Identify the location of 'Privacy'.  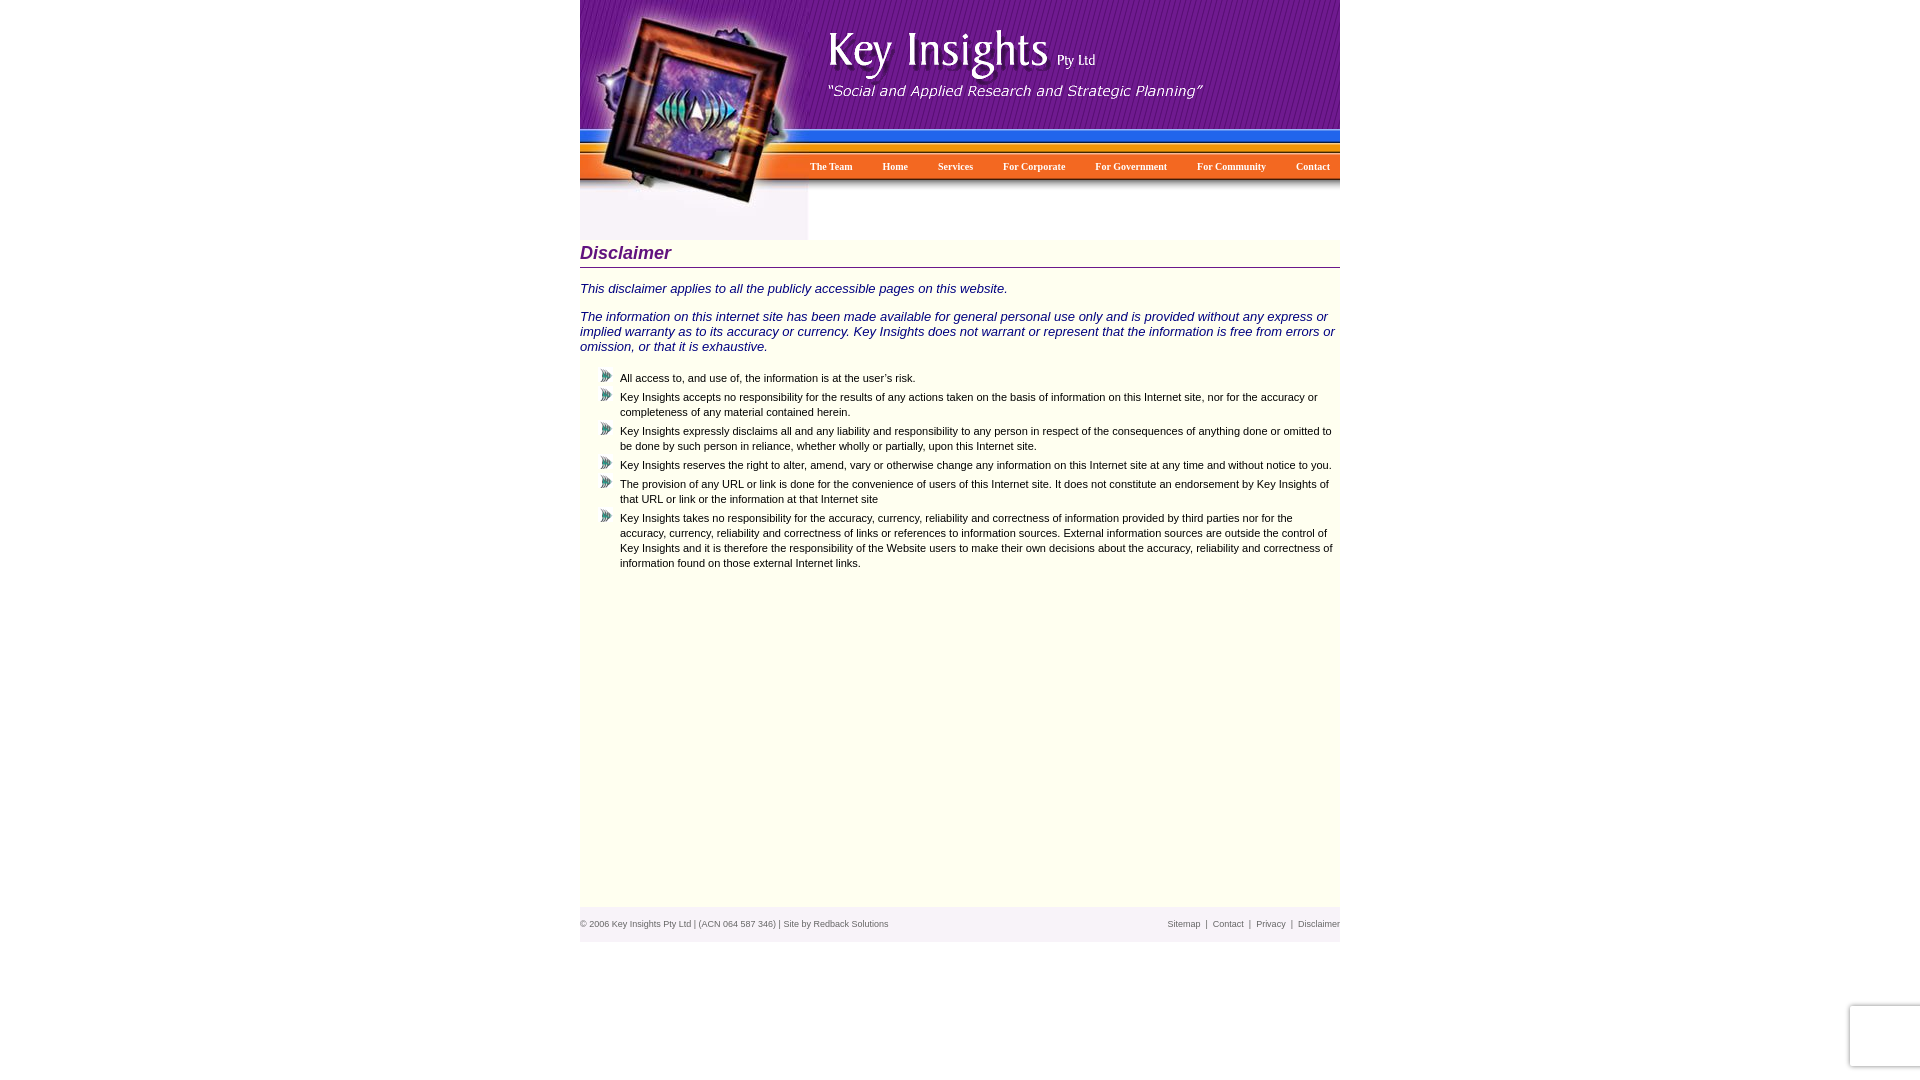
(1255, 924).